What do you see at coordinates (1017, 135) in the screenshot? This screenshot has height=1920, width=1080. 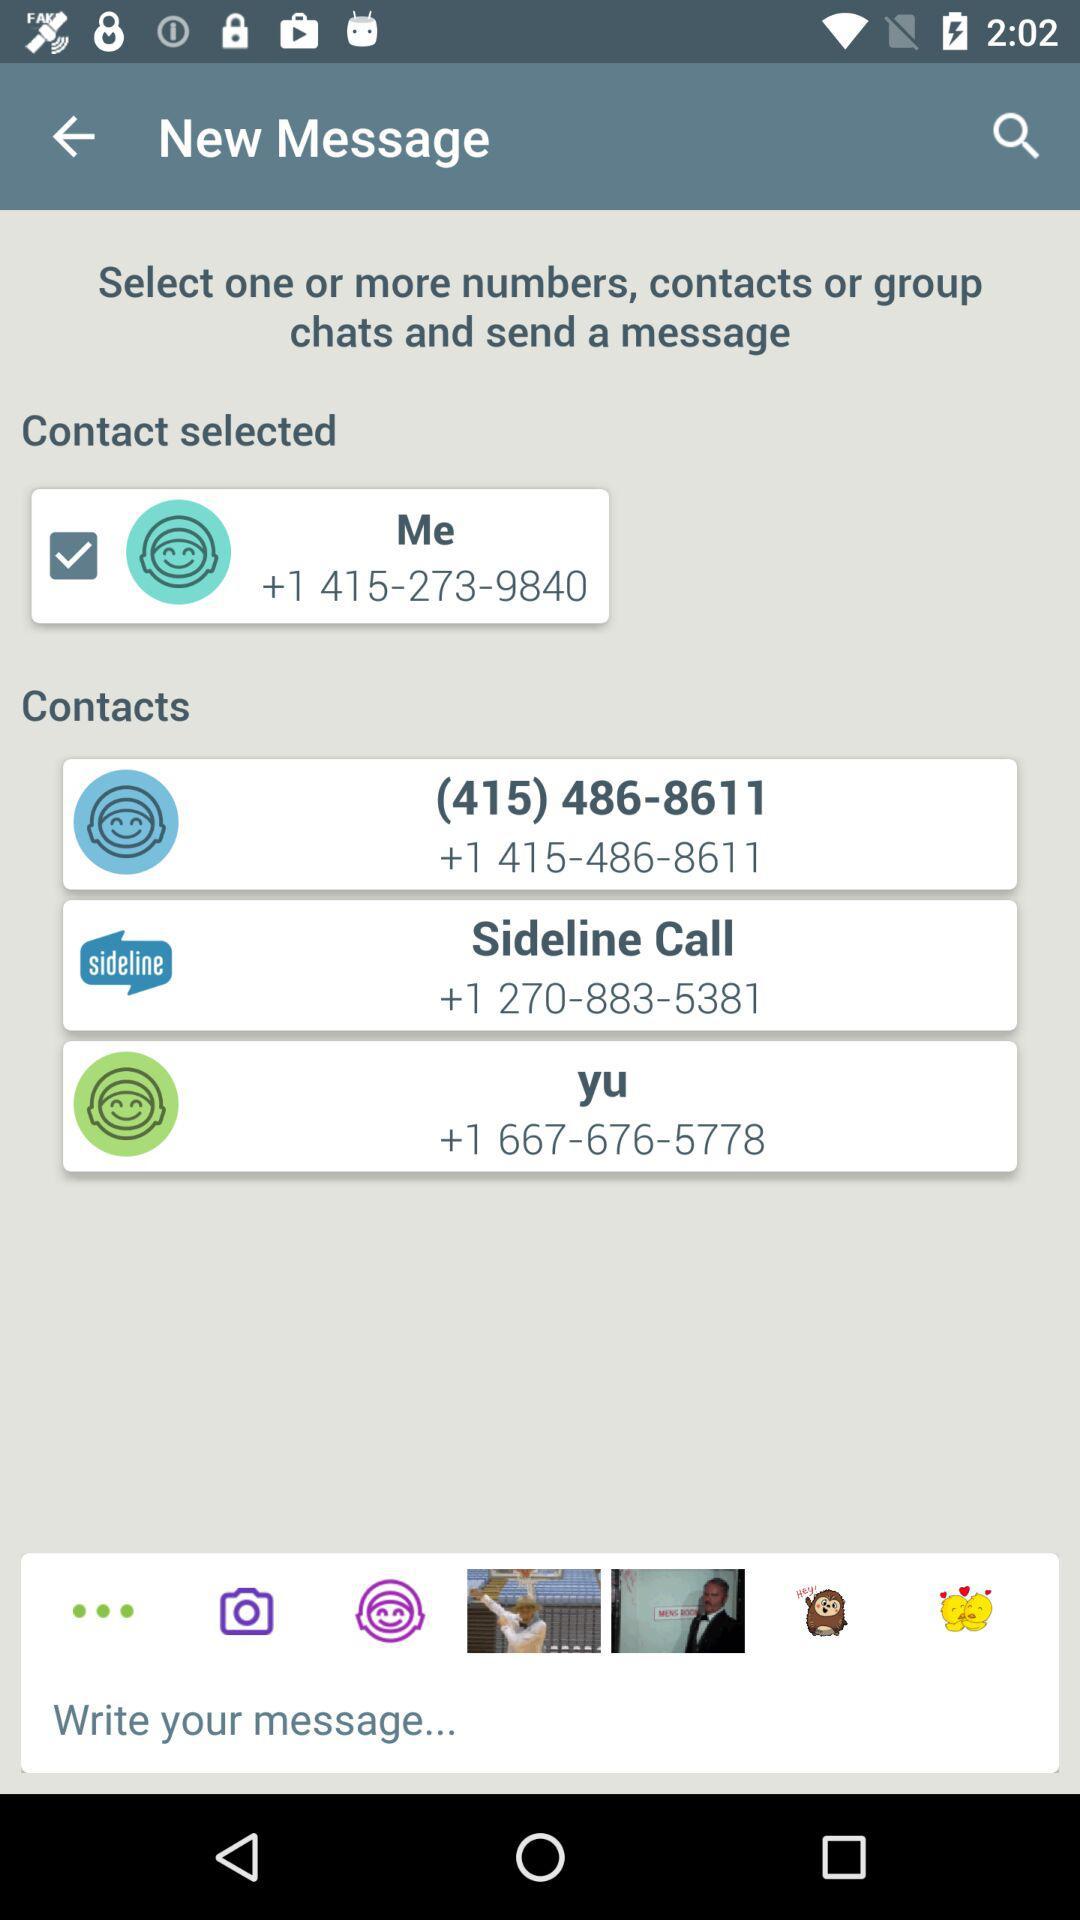 I see `app to the right of new message app` at bounding box center [1017, 135].